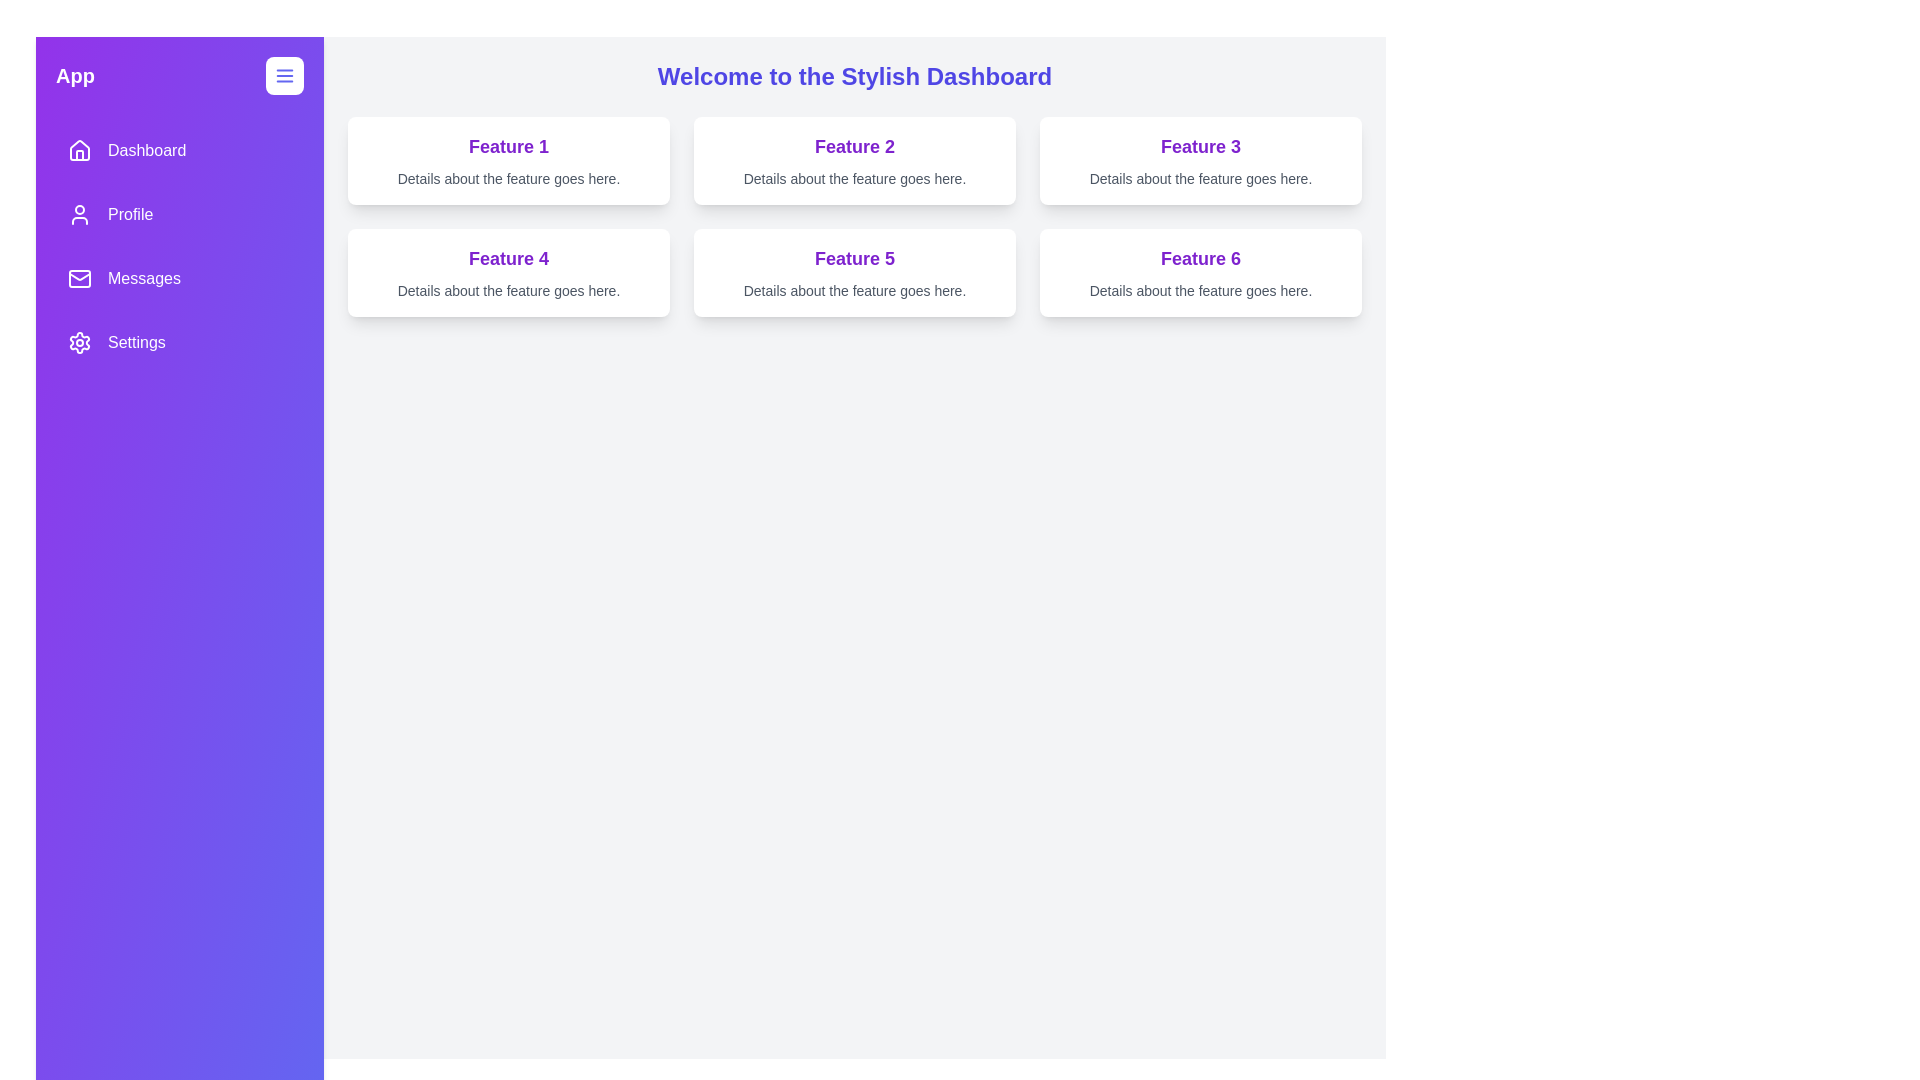 This screenshot has width=1920, height=1080. Describe the element at coordinates (854, 273) in the screenshot. I see `the rectangular card with a white background, labeled 'Feature 5', located in the second row and second column of the grid layout` at that location.